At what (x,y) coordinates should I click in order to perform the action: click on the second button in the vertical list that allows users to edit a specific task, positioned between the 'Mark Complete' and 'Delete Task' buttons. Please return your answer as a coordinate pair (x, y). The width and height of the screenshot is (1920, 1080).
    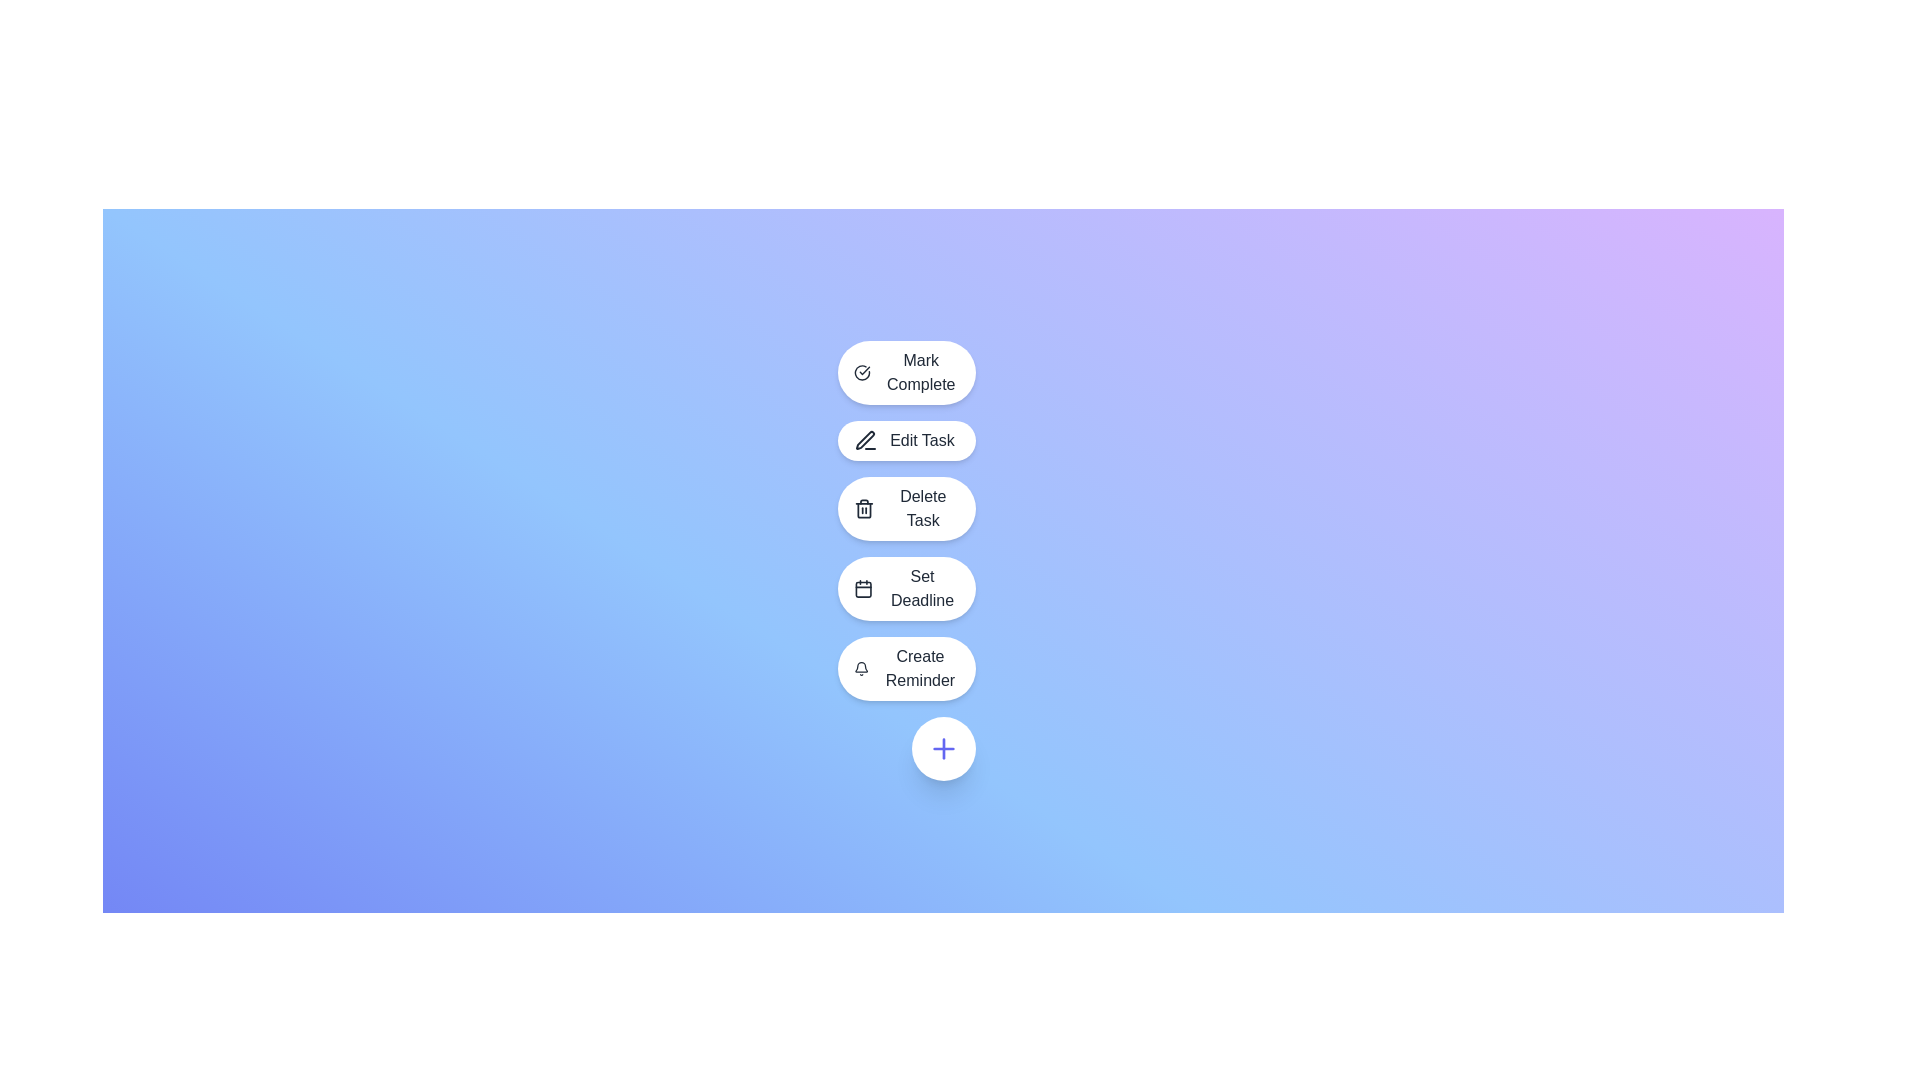
    Looking at the image, I should click on (905, 439).